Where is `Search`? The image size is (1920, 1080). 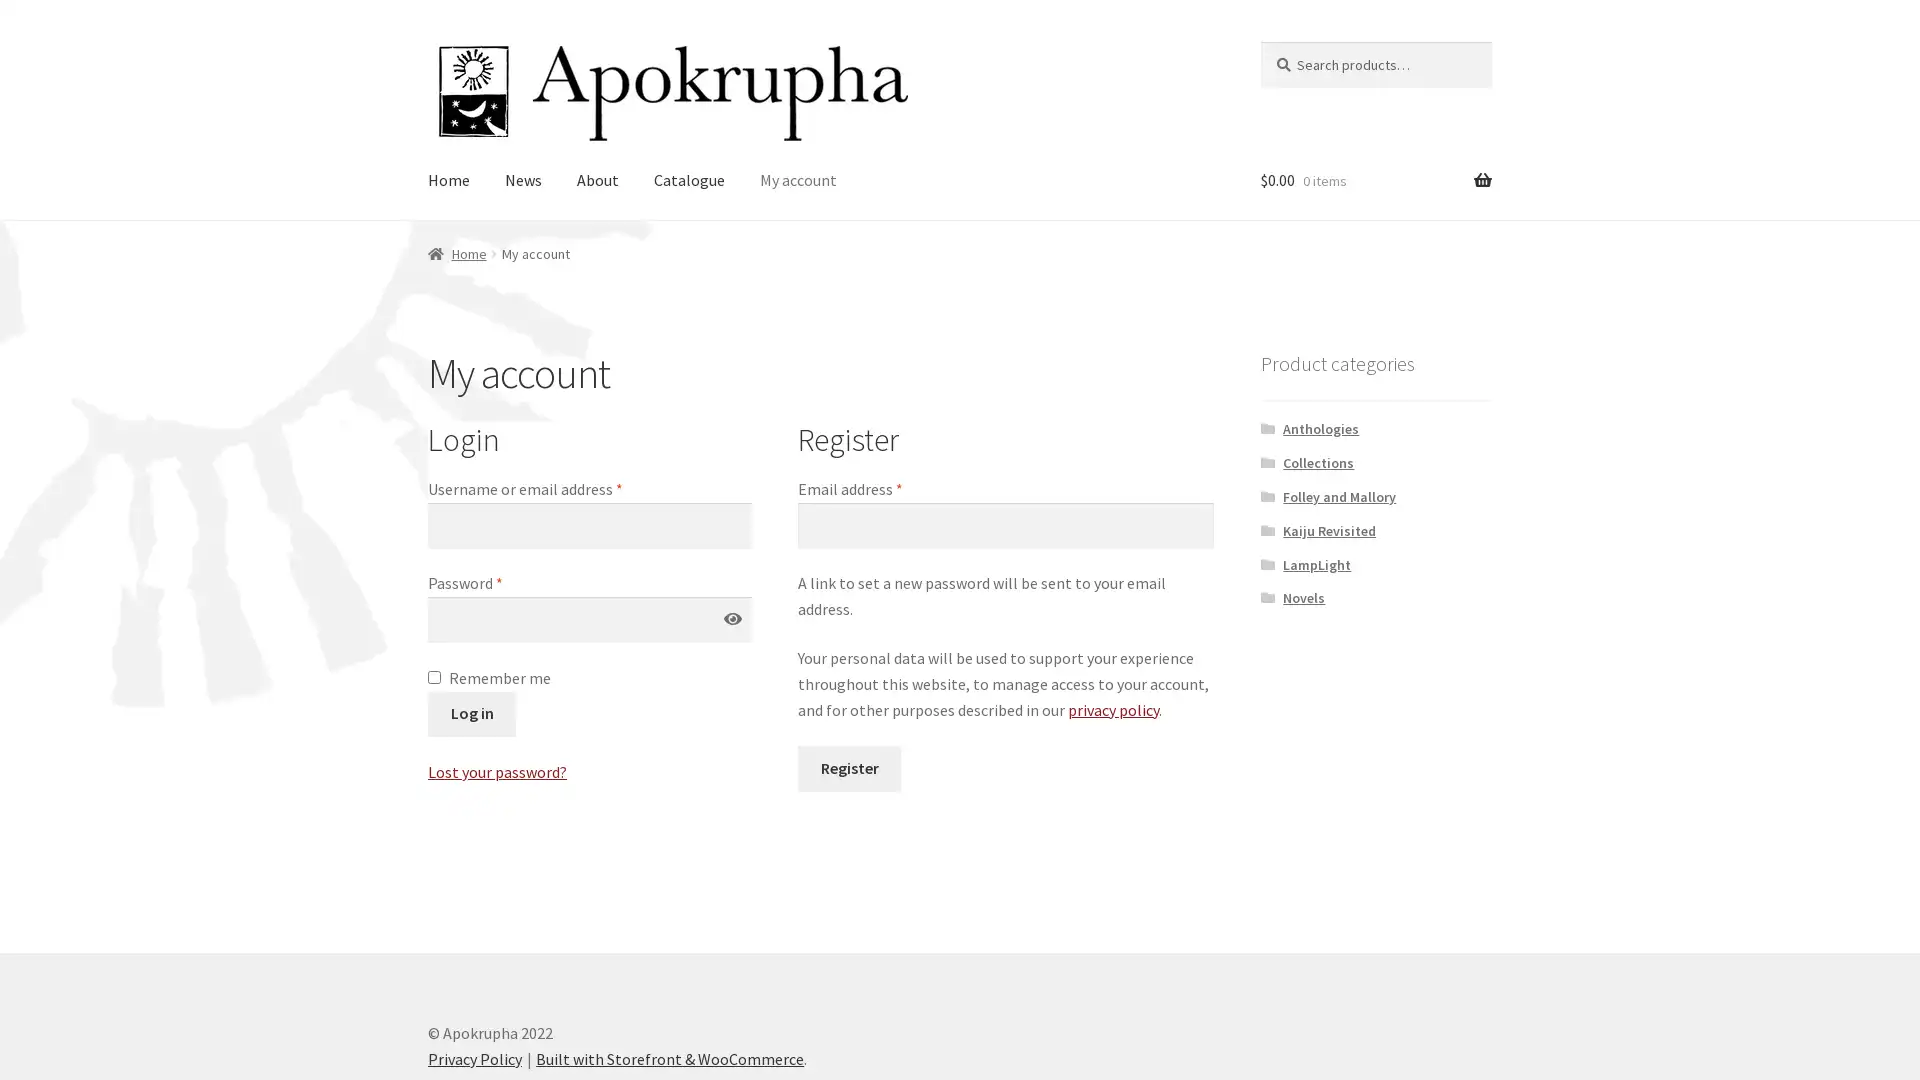
Search is located at coordinates (1258, 40).